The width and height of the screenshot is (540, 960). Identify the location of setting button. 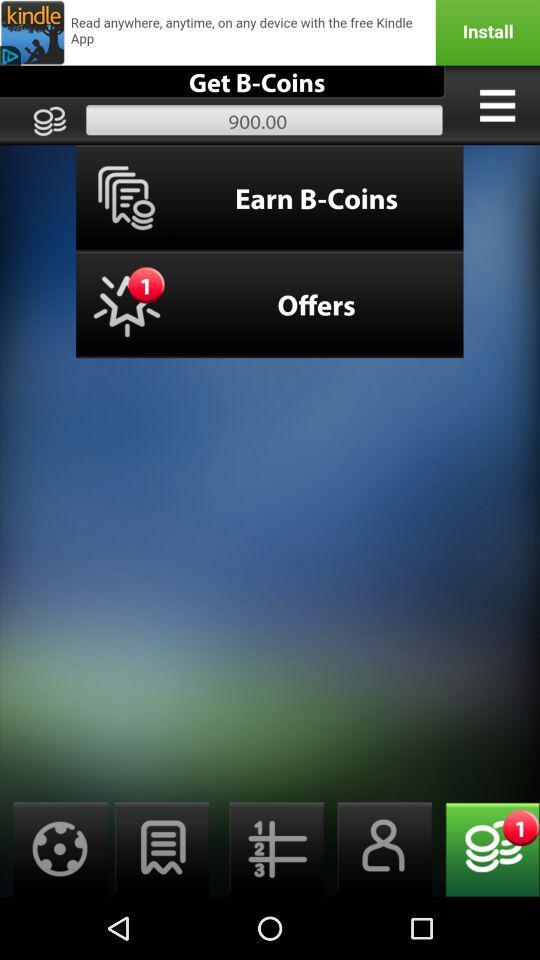
(54, 848).